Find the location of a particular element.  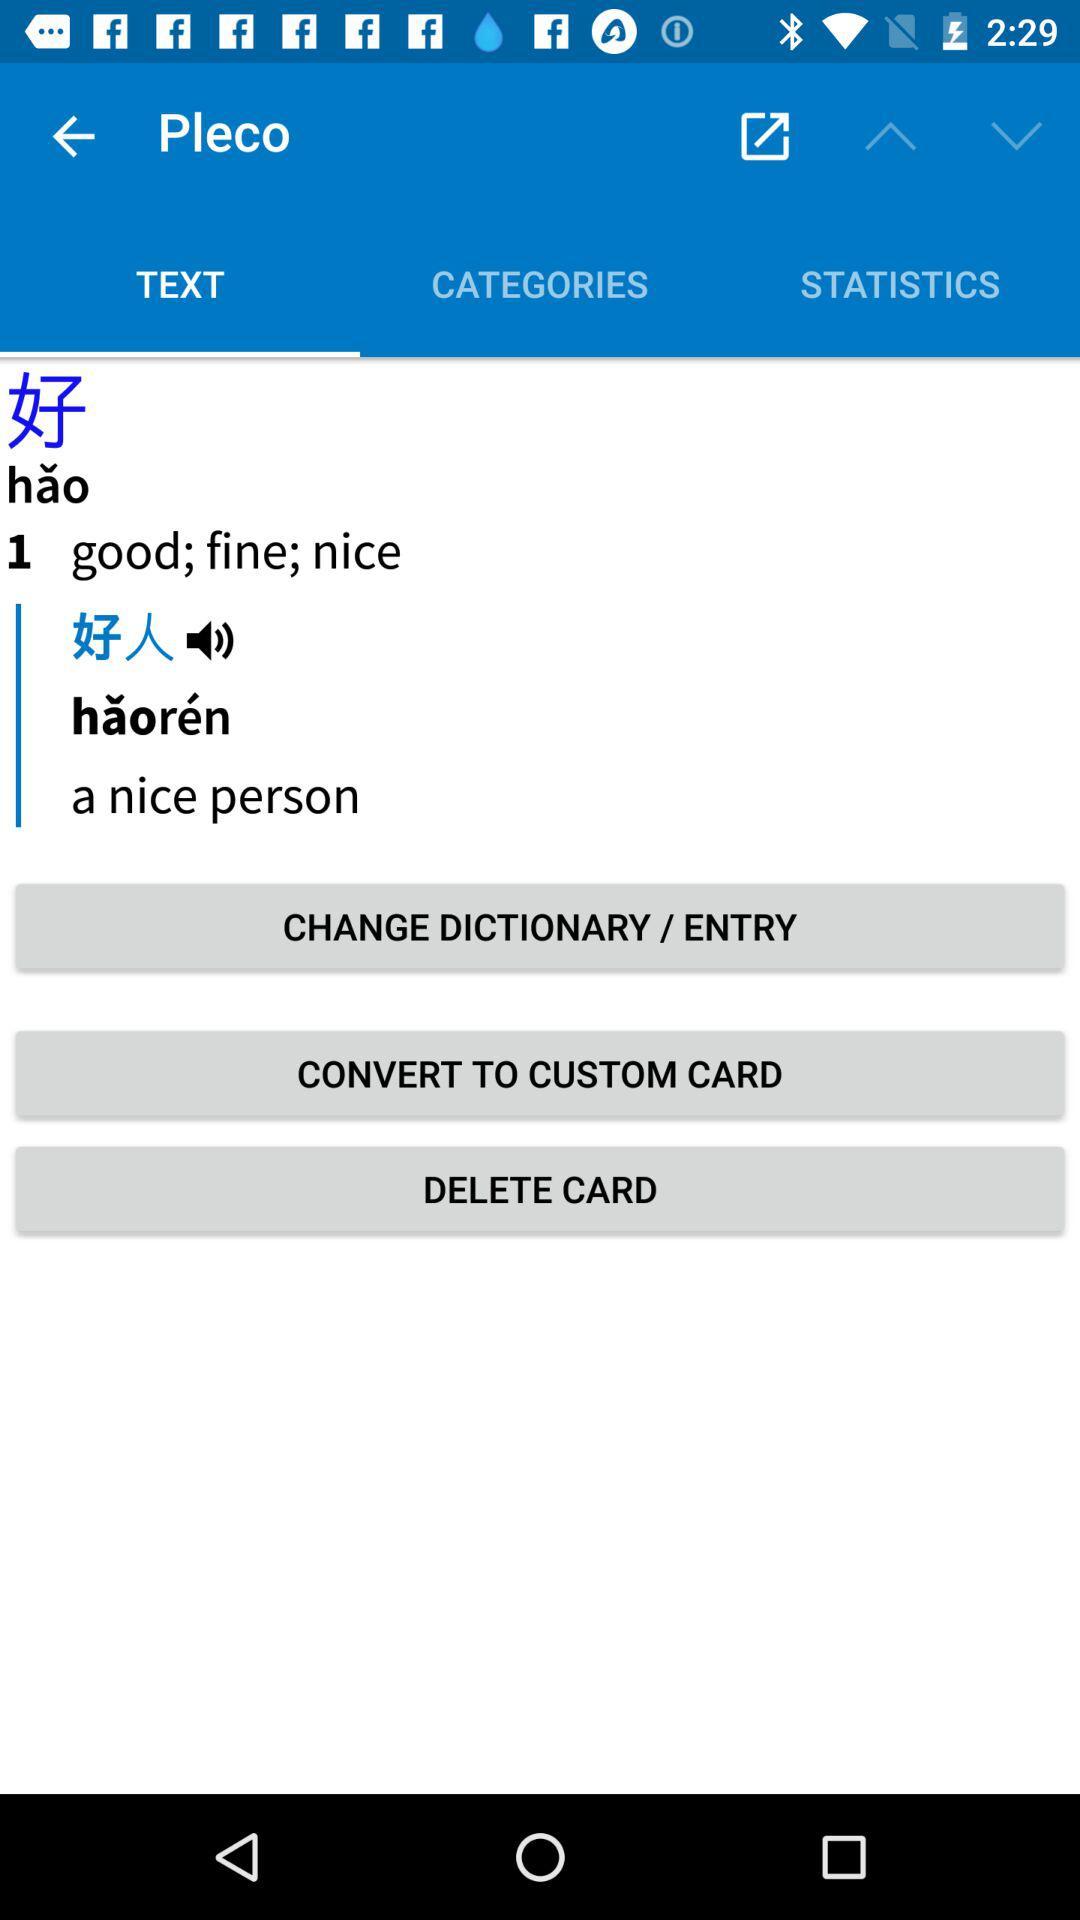

the icon above the categories is located at coordinates (764, 135).